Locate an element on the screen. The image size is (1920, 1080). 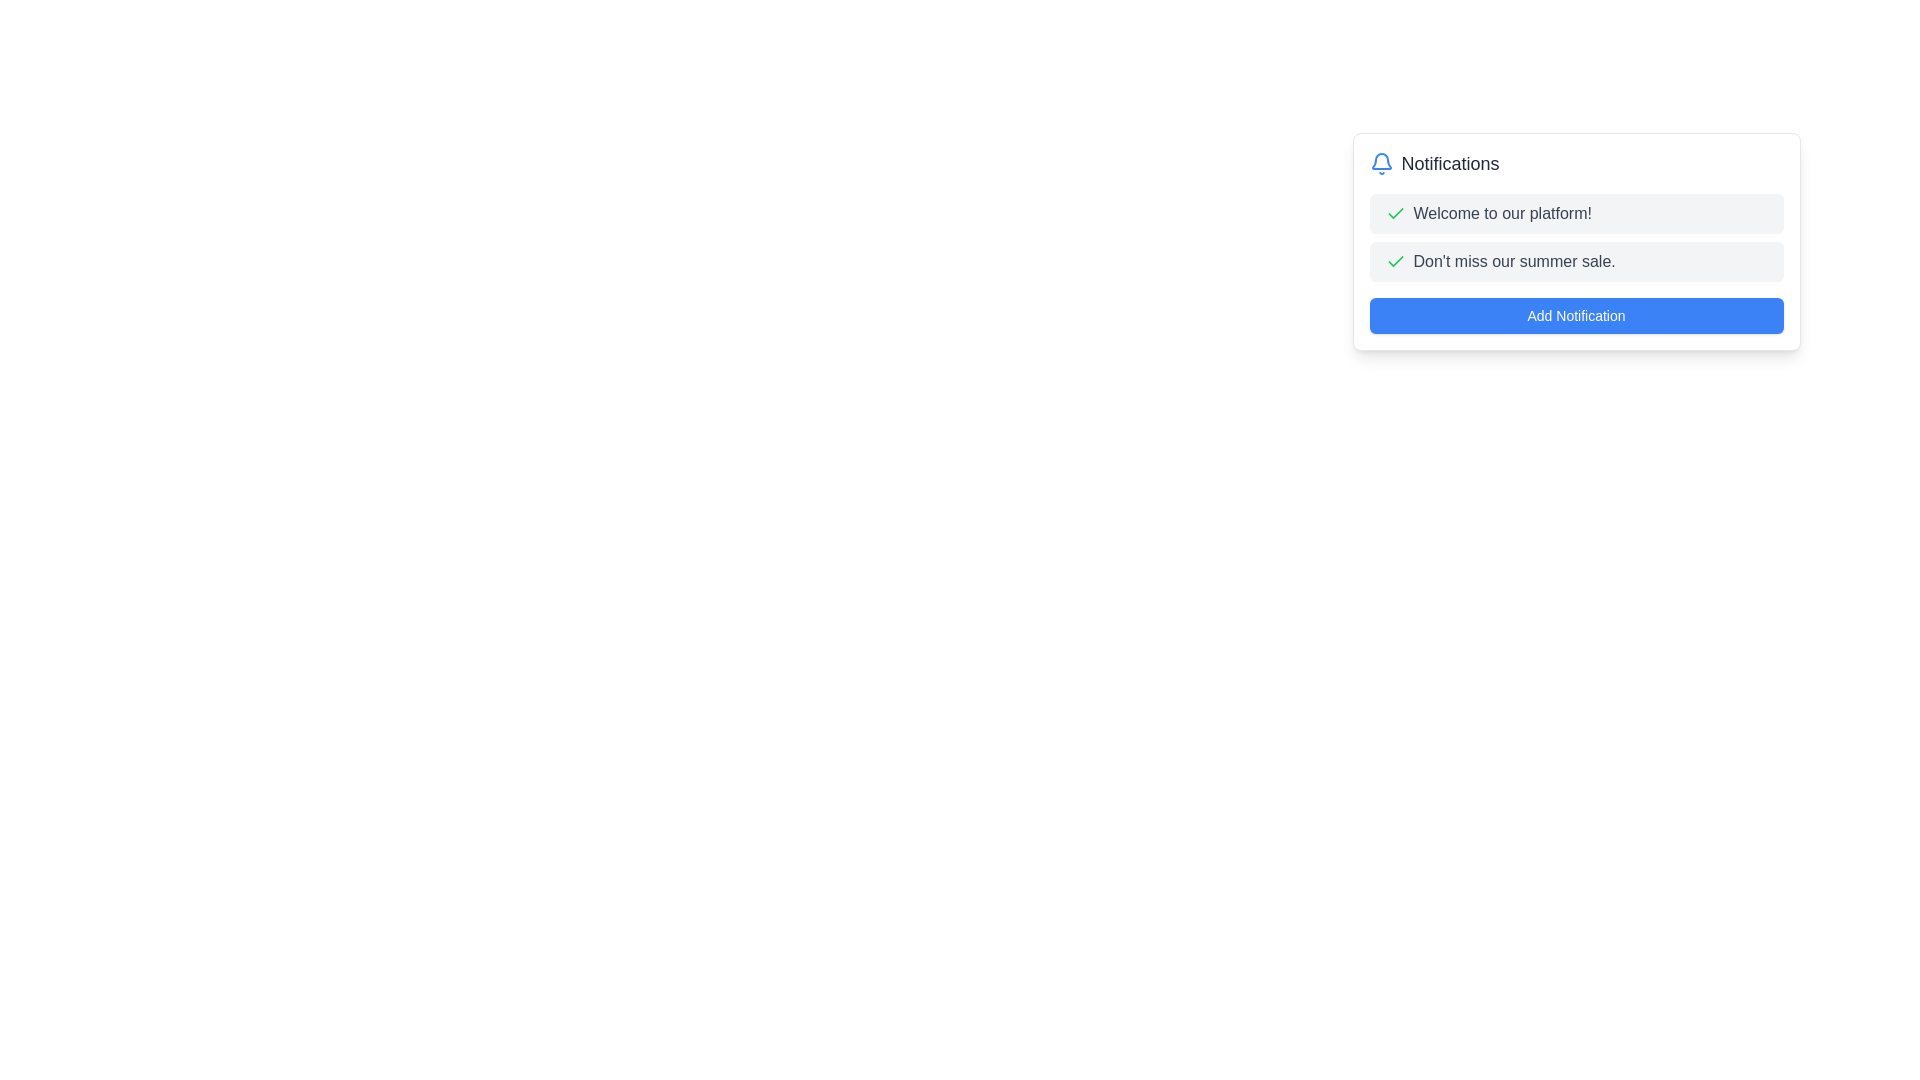
the text label that displays 'Welcome is located at coordinates (1502, 213).